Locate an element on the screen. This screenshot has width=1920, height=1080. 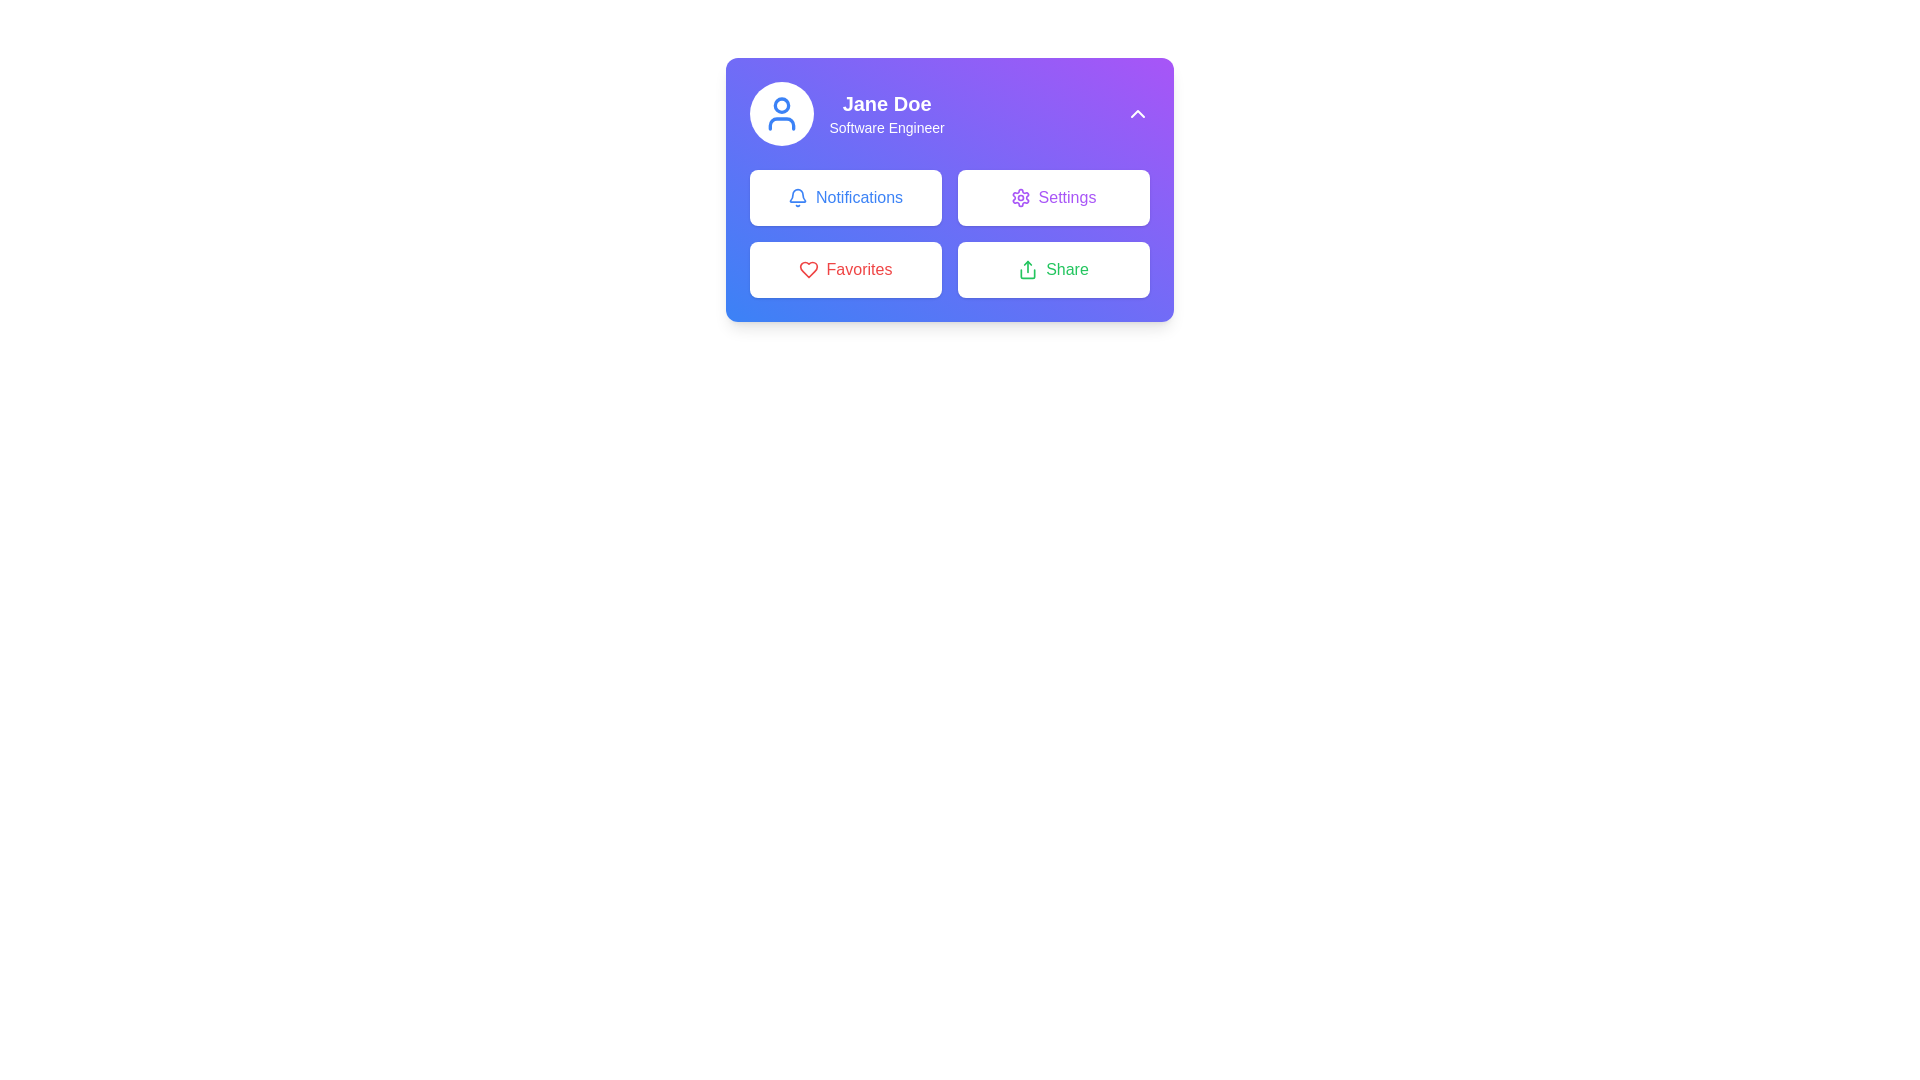
'Notifications' label inside the blue button located at the top left of a grid of buttons to understand its purpose is located at coordinates (859, 197).